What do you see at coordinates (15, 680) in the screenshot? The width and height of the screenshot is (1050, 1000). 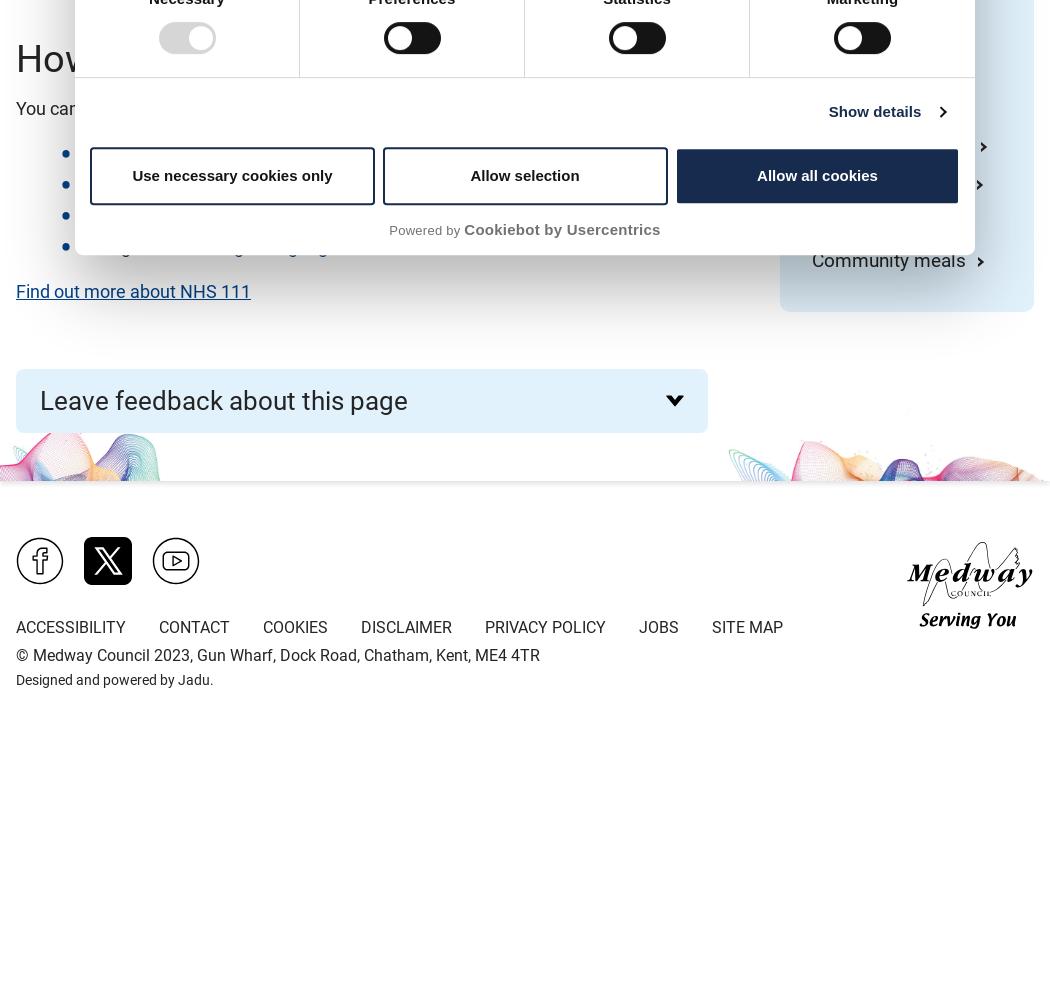 I see `'Designed and powered by'` at bounding box center [15, 680].